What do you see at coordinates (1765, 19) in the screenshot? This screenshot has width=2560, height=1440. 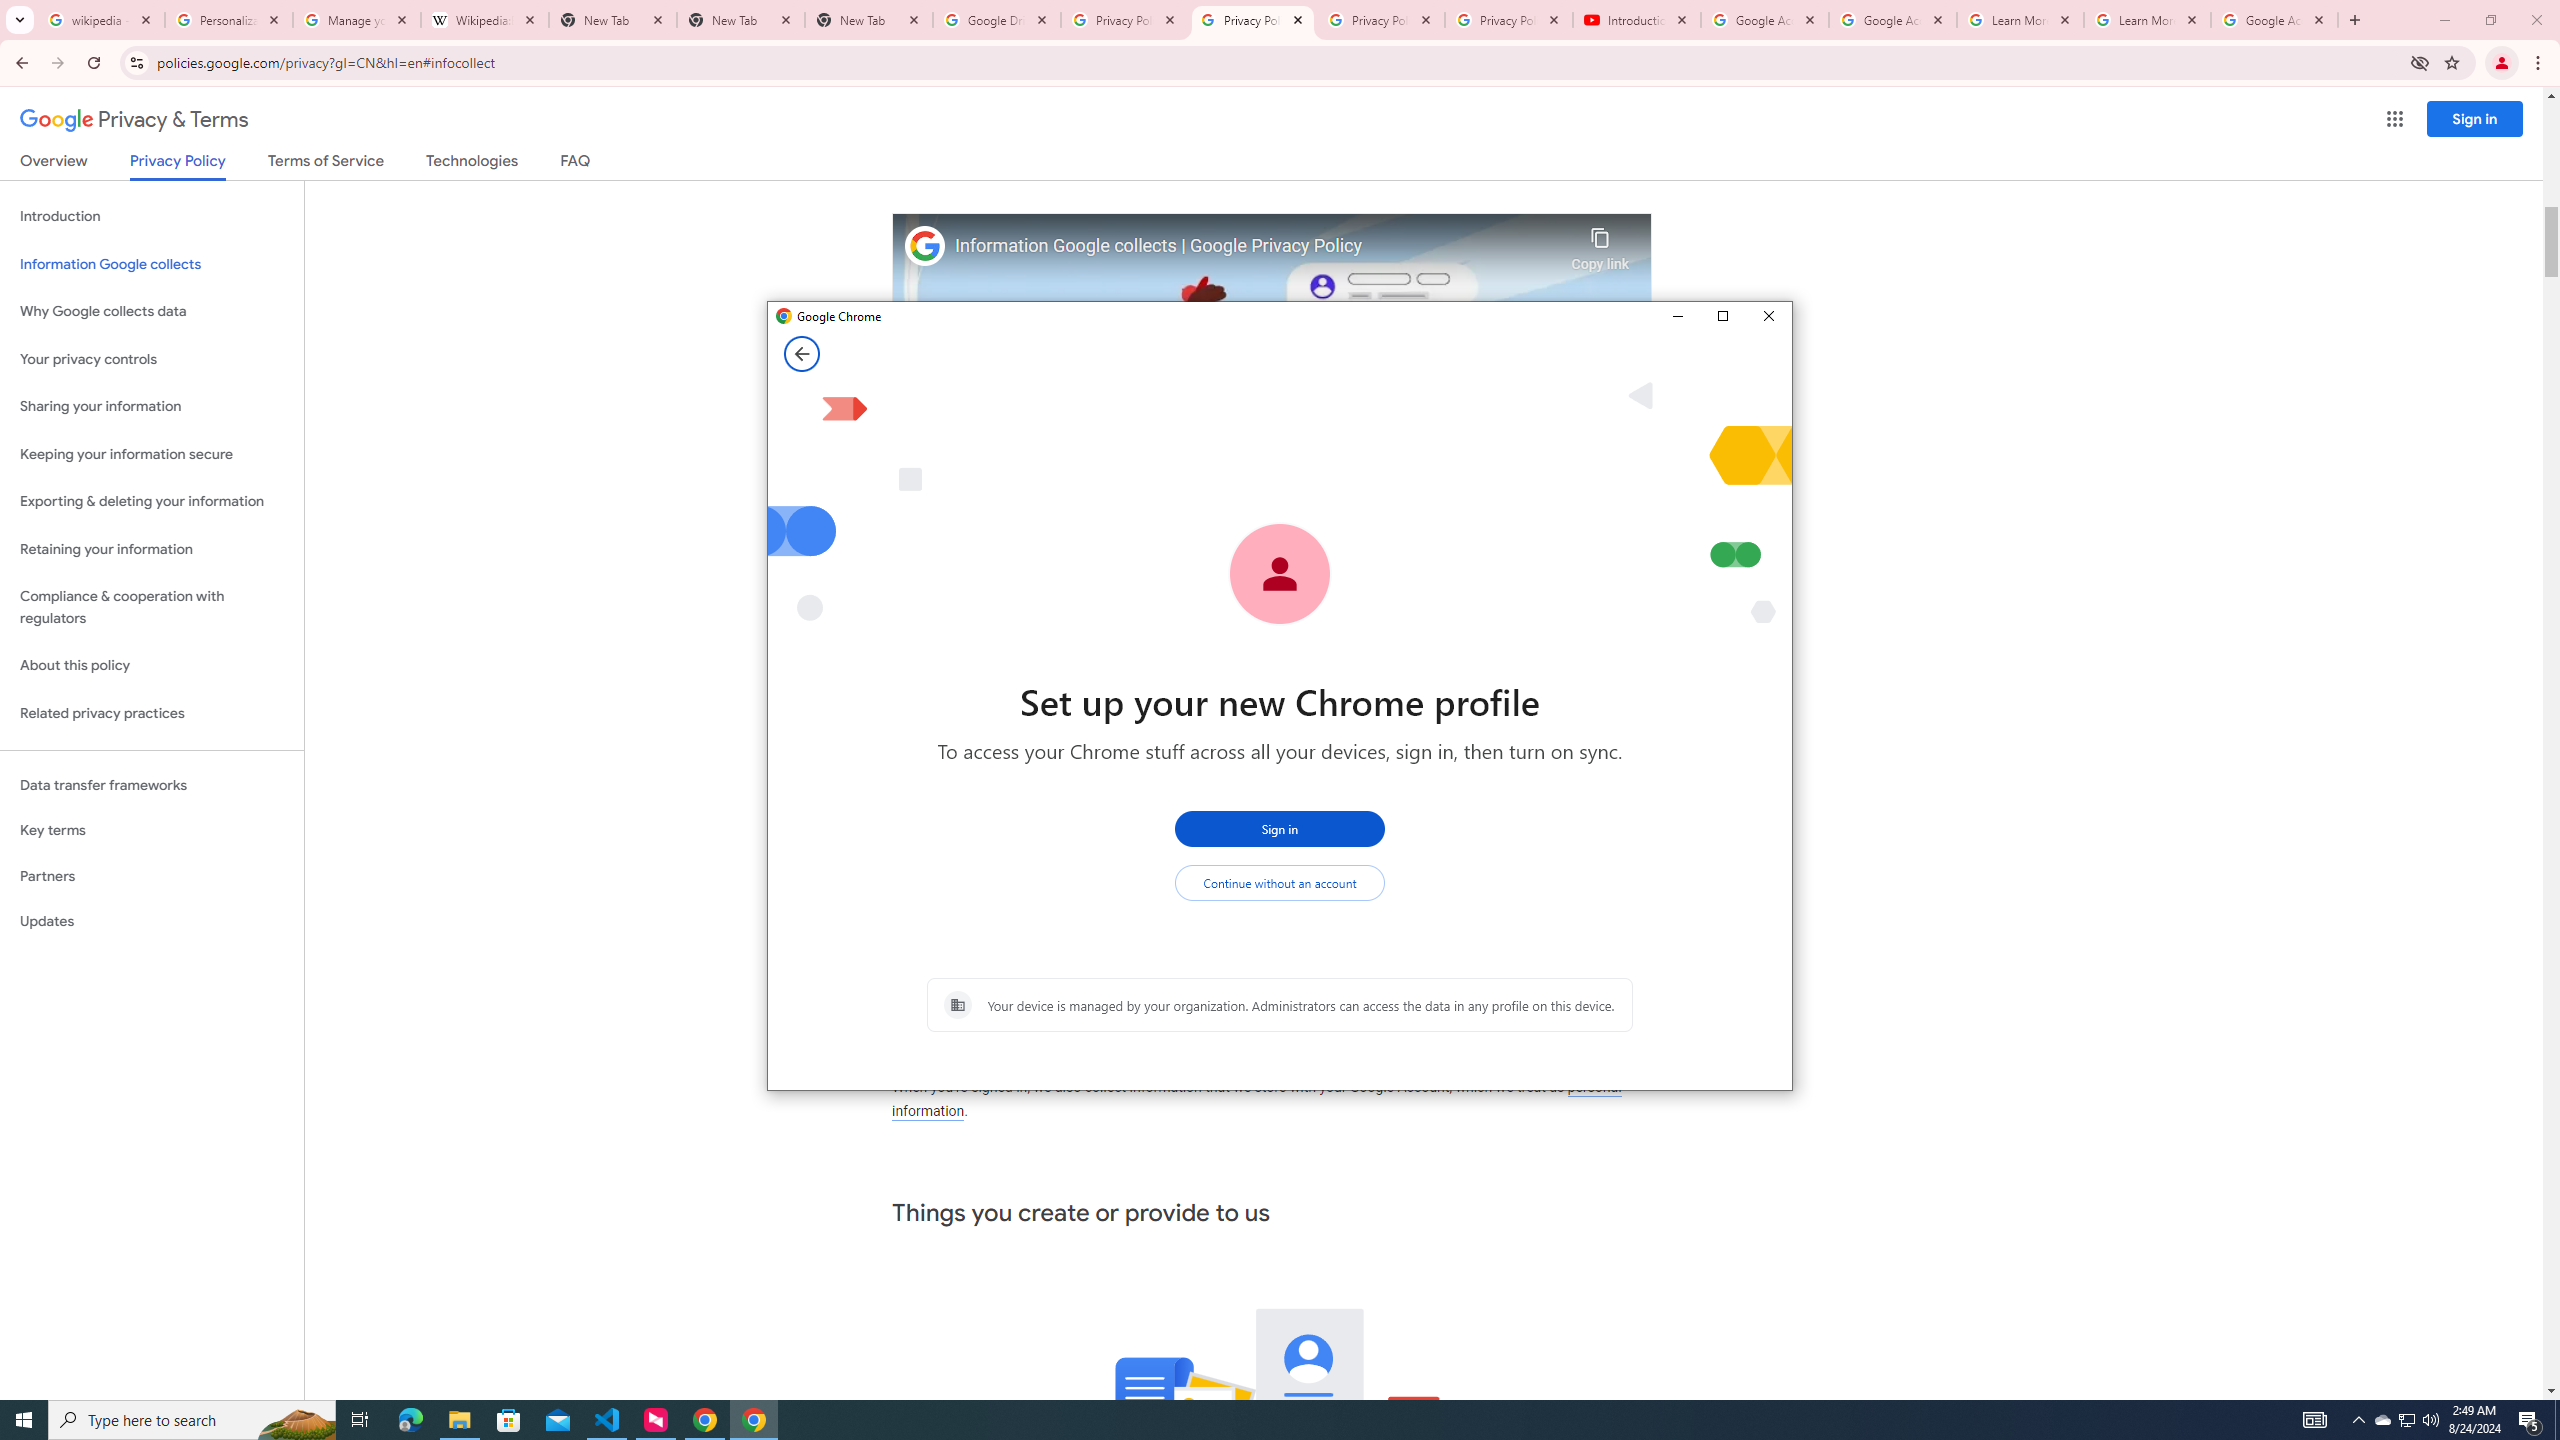 I see `'Google Account Help'` at bounding box center [1765, 19].